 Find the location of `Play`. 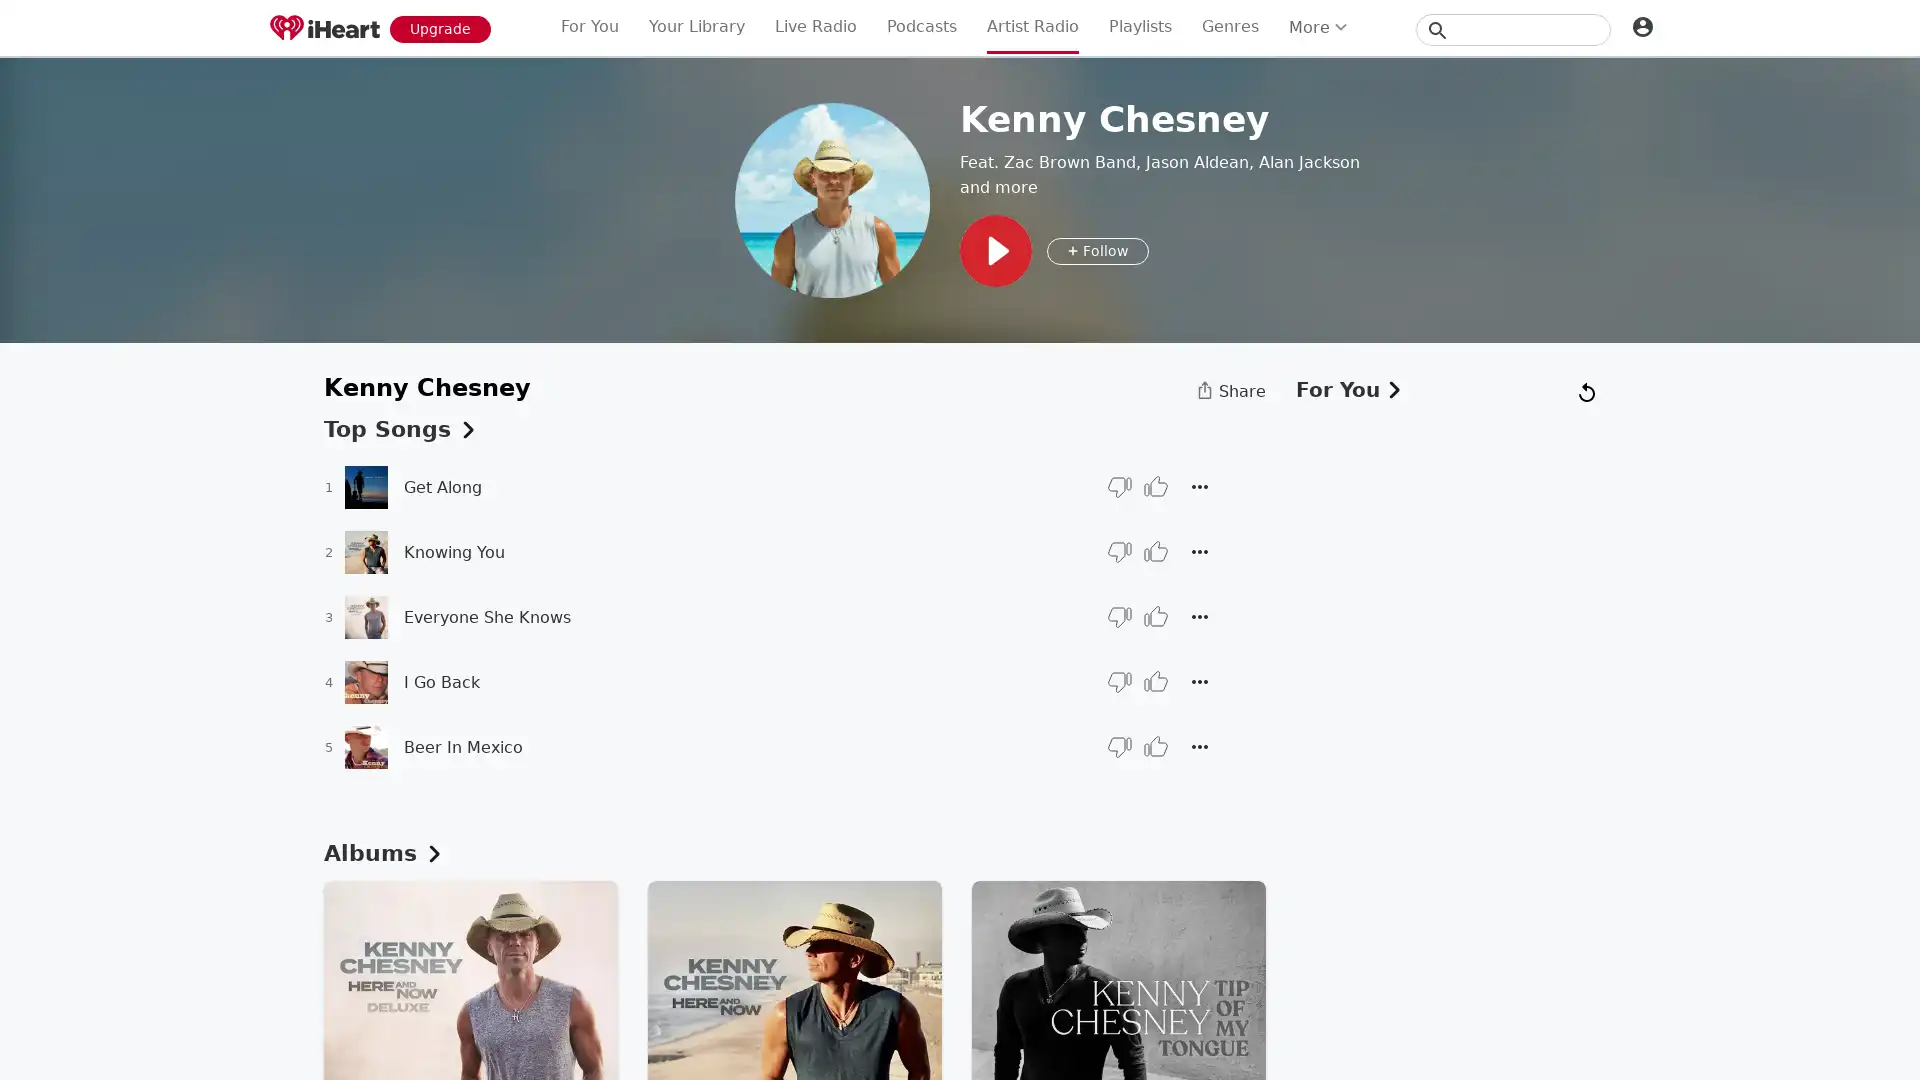

Play is located at coordinates (960, 540).